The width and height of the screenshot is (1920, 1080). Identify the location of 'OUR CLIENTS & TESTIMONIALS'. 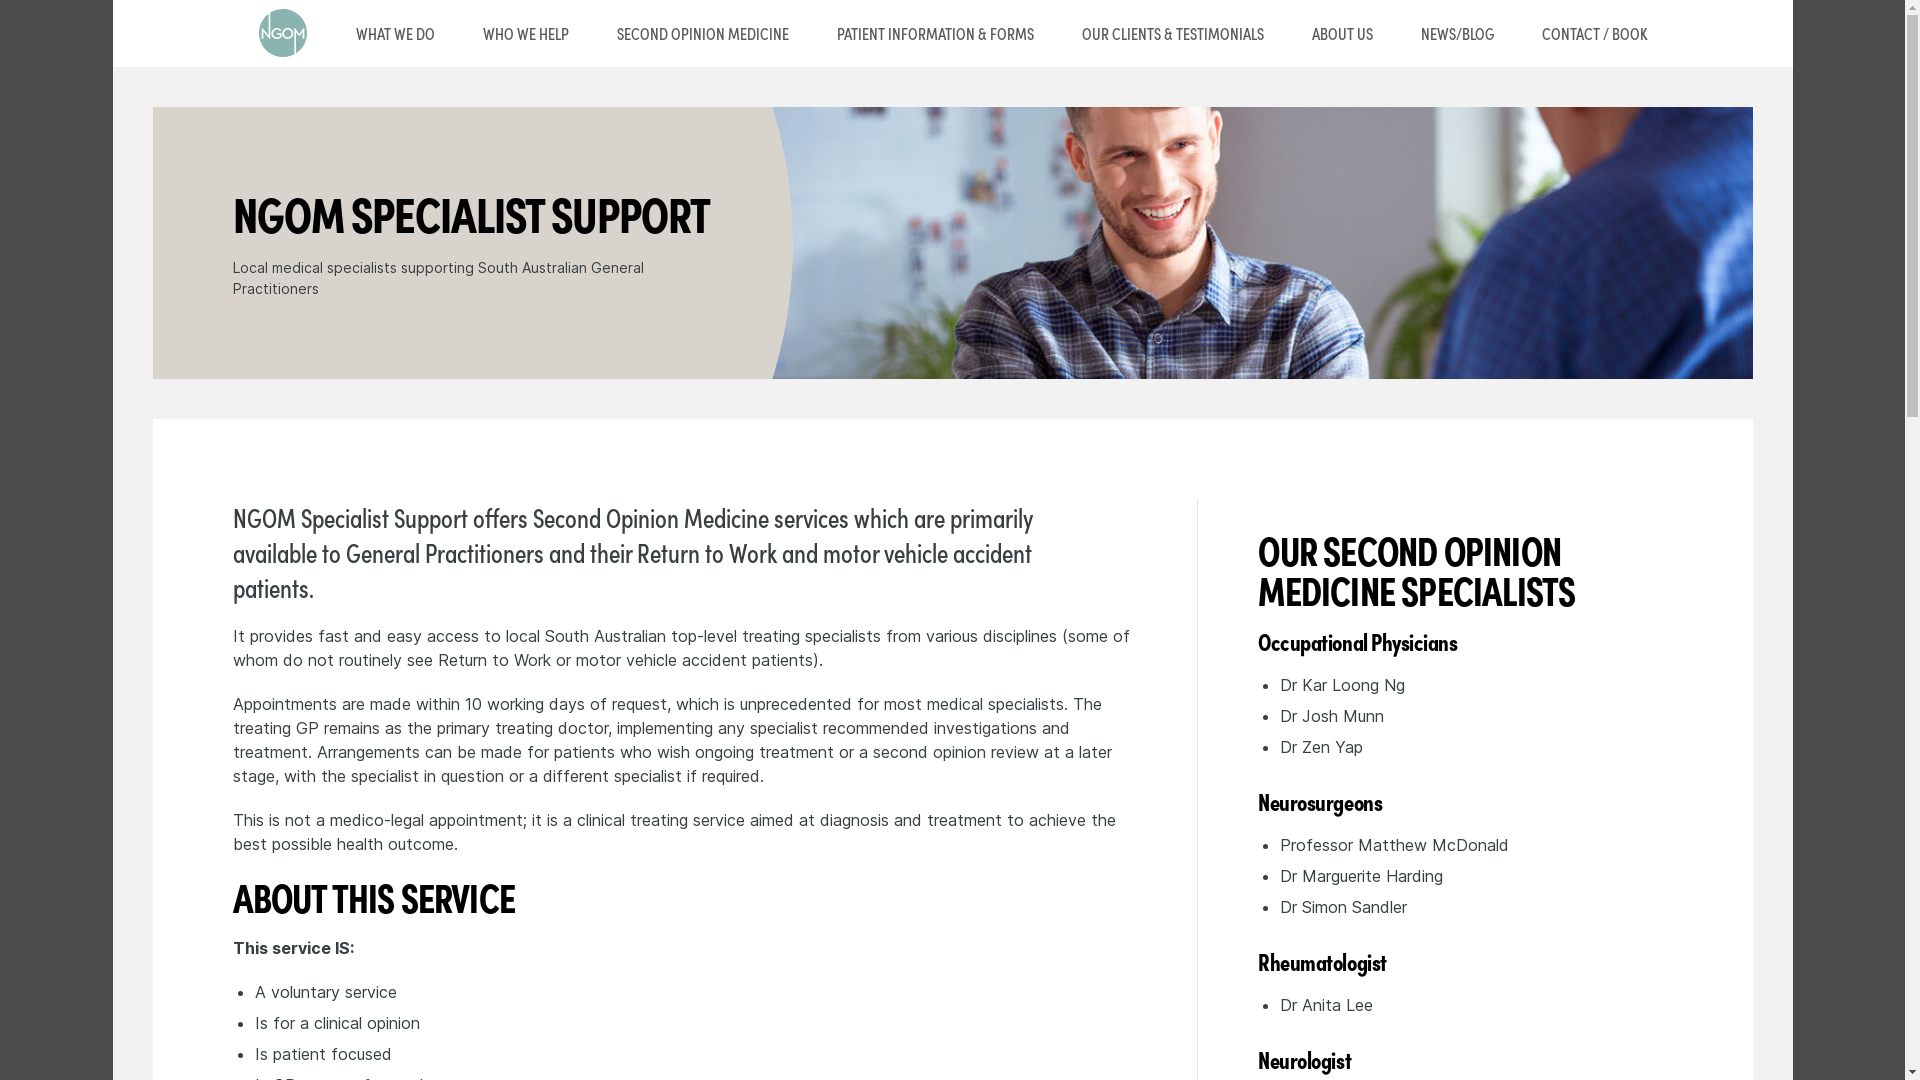
(1172, 33).